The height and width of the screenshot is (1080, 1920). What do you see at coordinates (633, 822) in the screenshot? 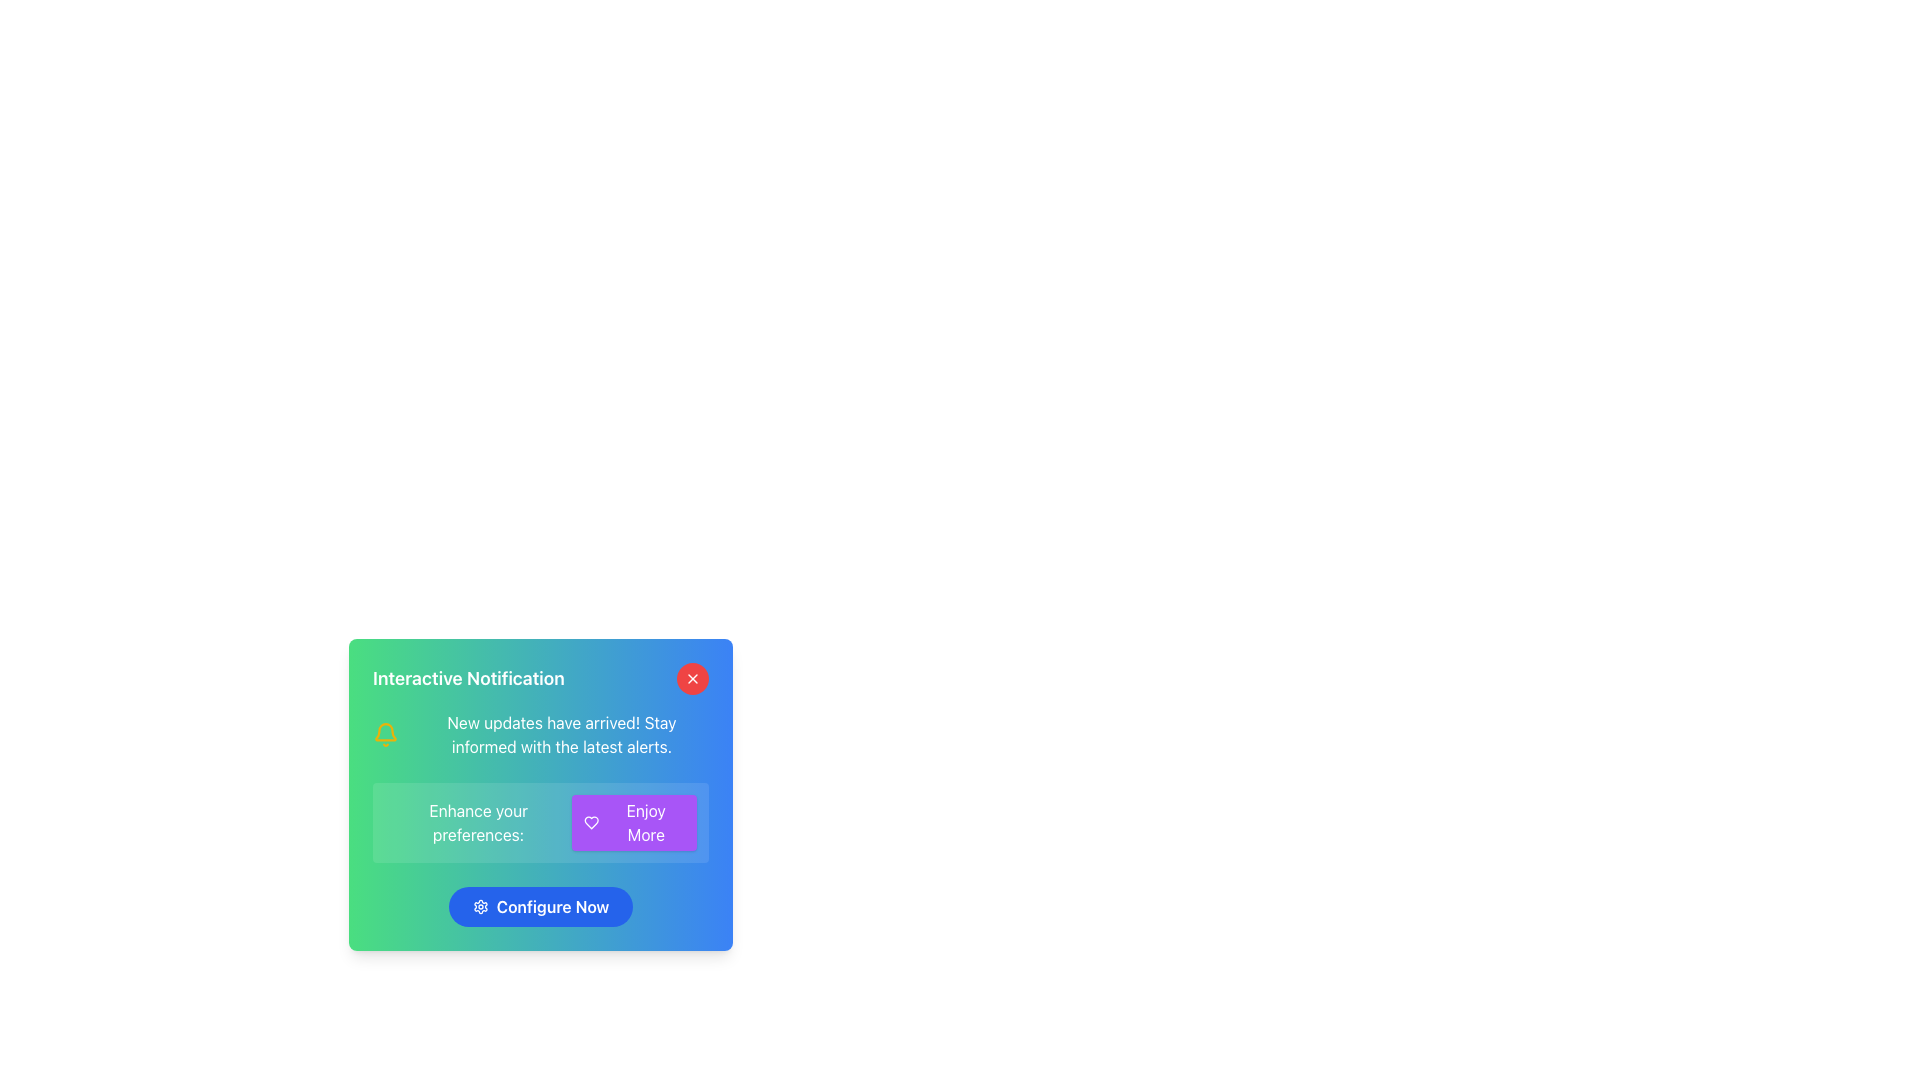
I see `the purple button labeled 'Enjoy More' with a heart icon` at bounding box center [633, 822].